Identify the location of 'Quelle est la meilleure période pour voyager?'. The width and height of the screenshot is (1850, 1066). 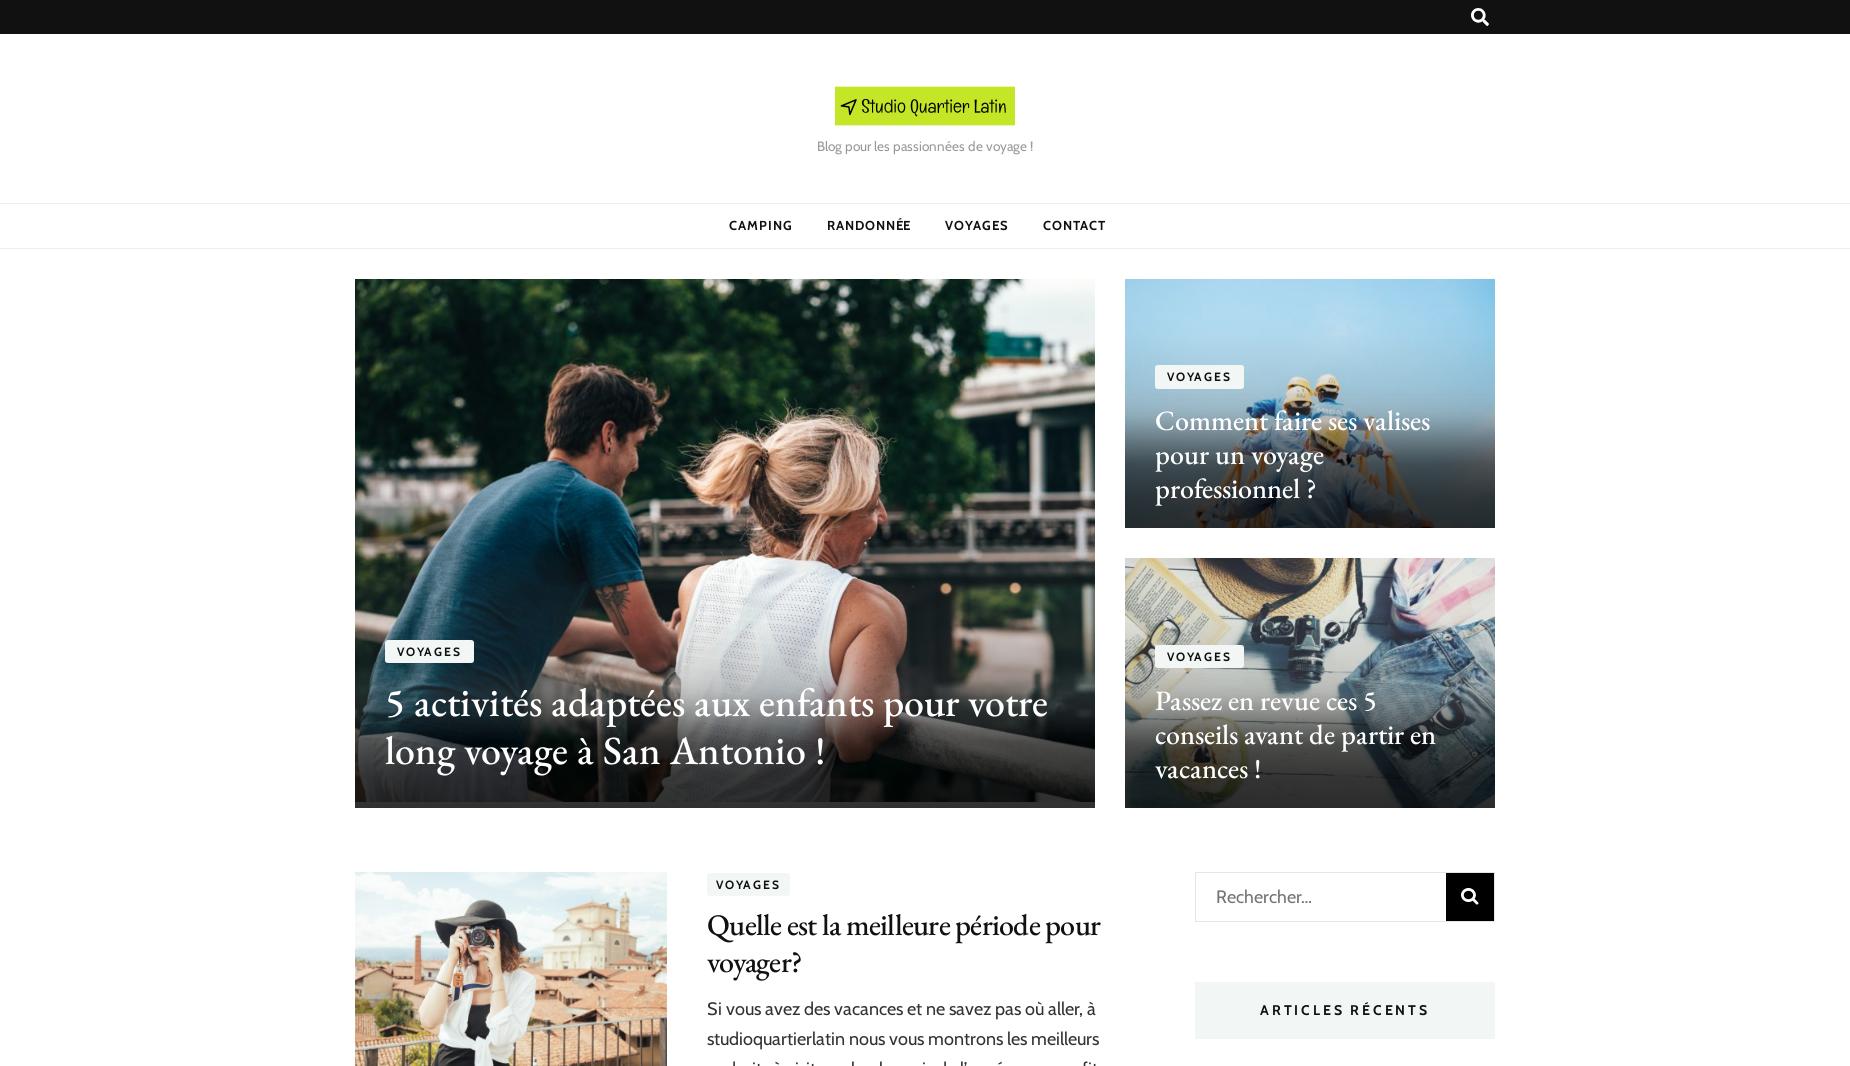
(707, 942).